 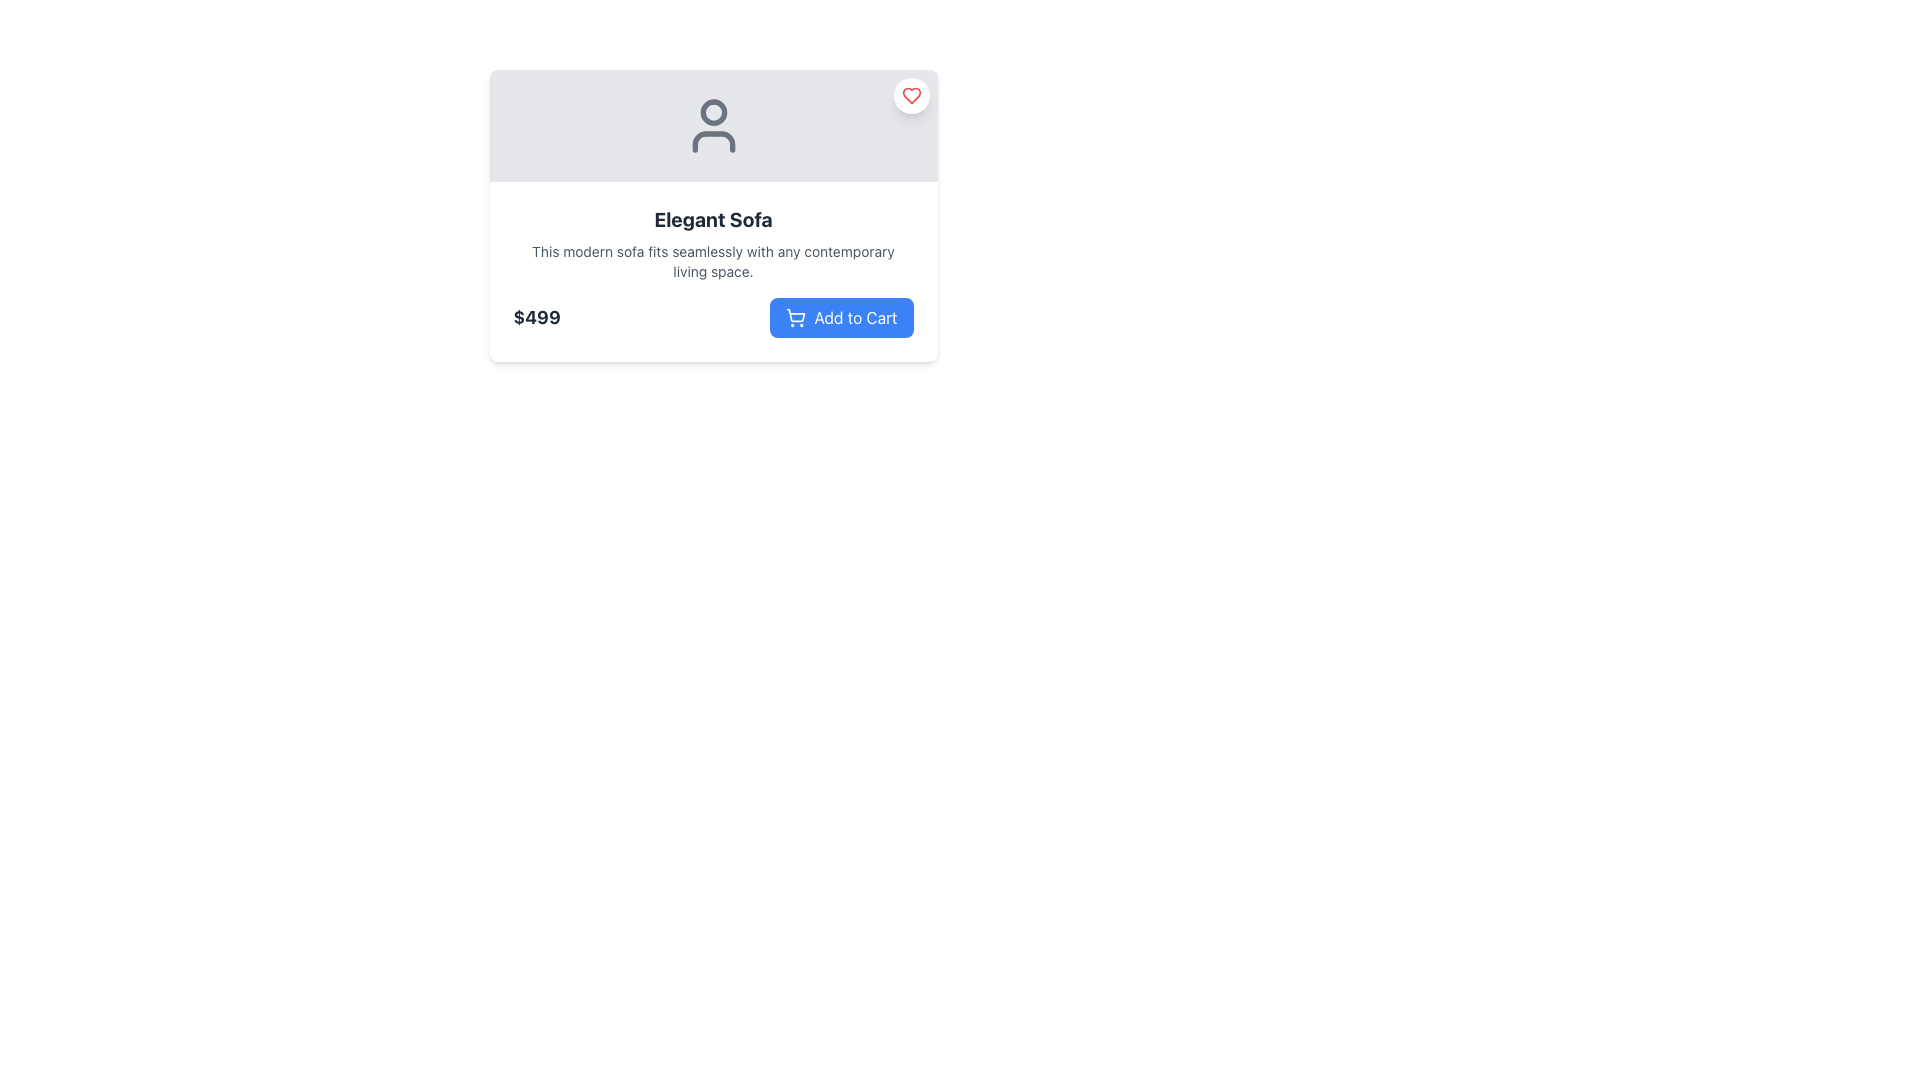 What do you see at coordinates (795, 316) in the screenshot?
I see `the shopping cart icon located in the 'Add to Cart' button, positioned slightly to the left of the text 'Add to Cart'` at bounding box center [795, 316].